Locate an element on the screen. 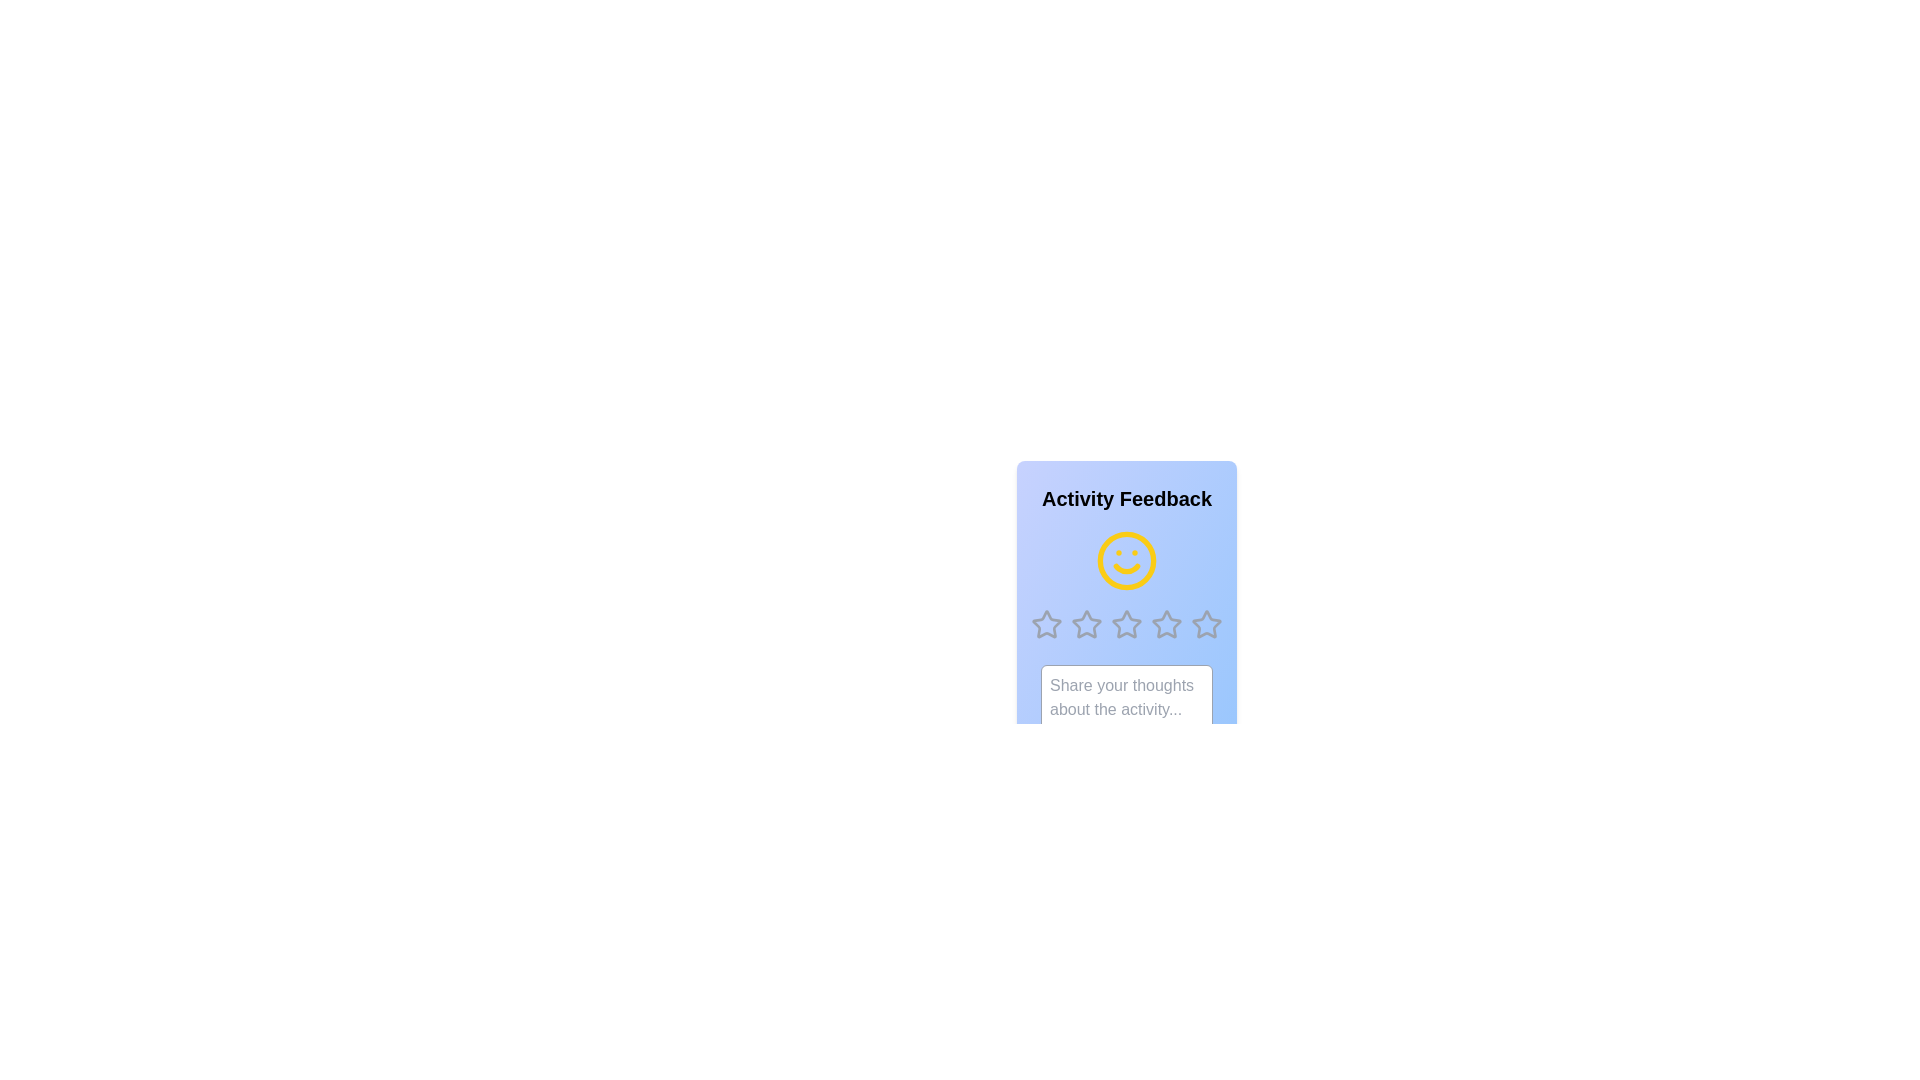 This screenshot has width=1920, height=1080. the third star icon in the horizontal row of five stars for rating on the 'Activity Feedback' card interface is located at coordinates (1127, 623).